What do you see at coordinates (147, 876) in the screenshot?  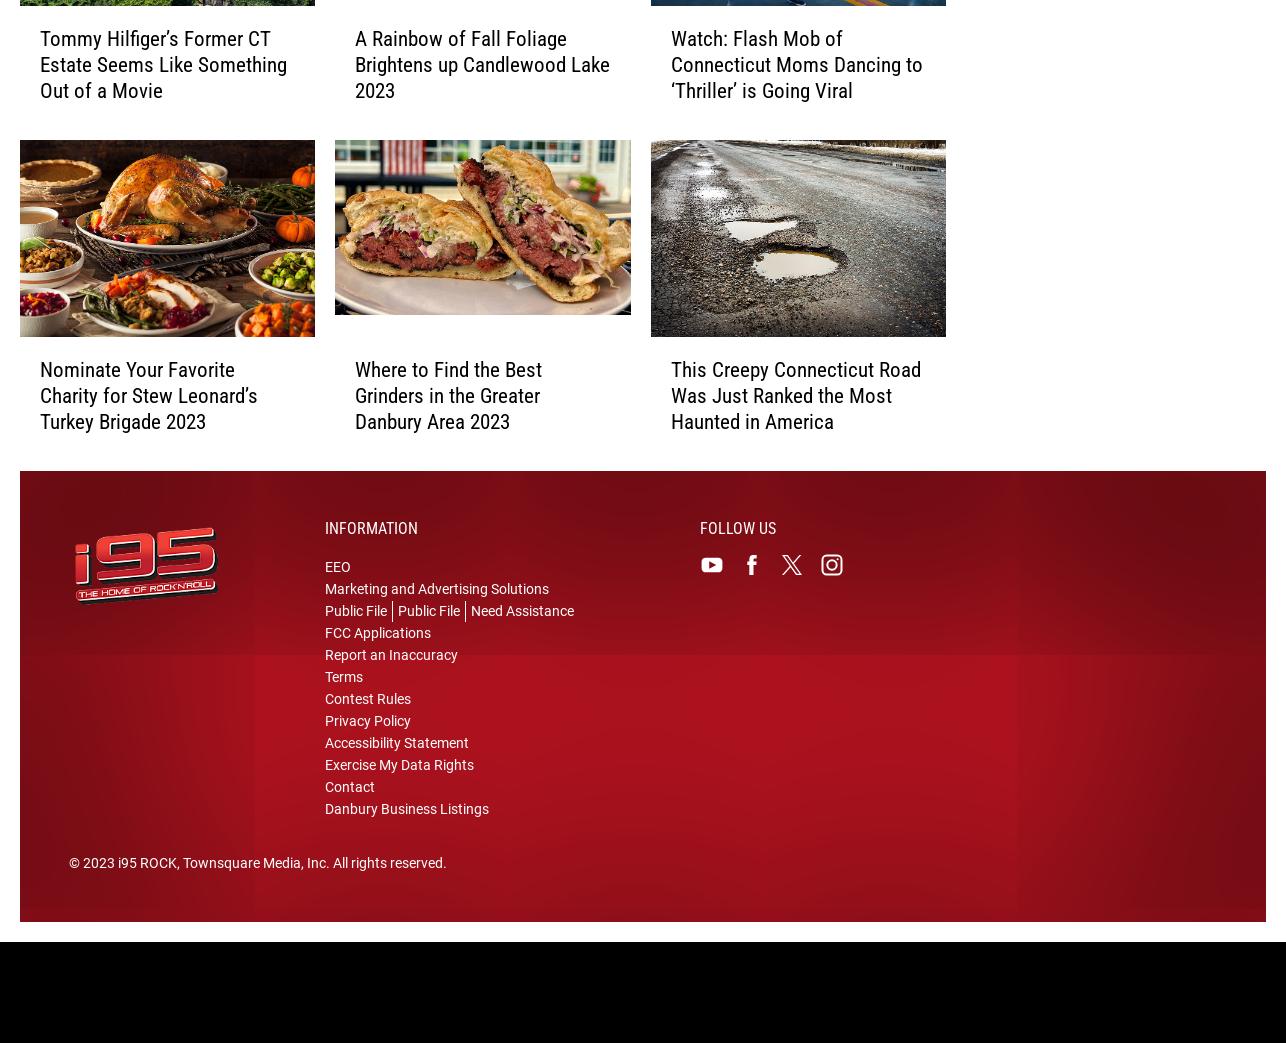 I see `'i95 ROCK'` at bounding box center [147, 876].